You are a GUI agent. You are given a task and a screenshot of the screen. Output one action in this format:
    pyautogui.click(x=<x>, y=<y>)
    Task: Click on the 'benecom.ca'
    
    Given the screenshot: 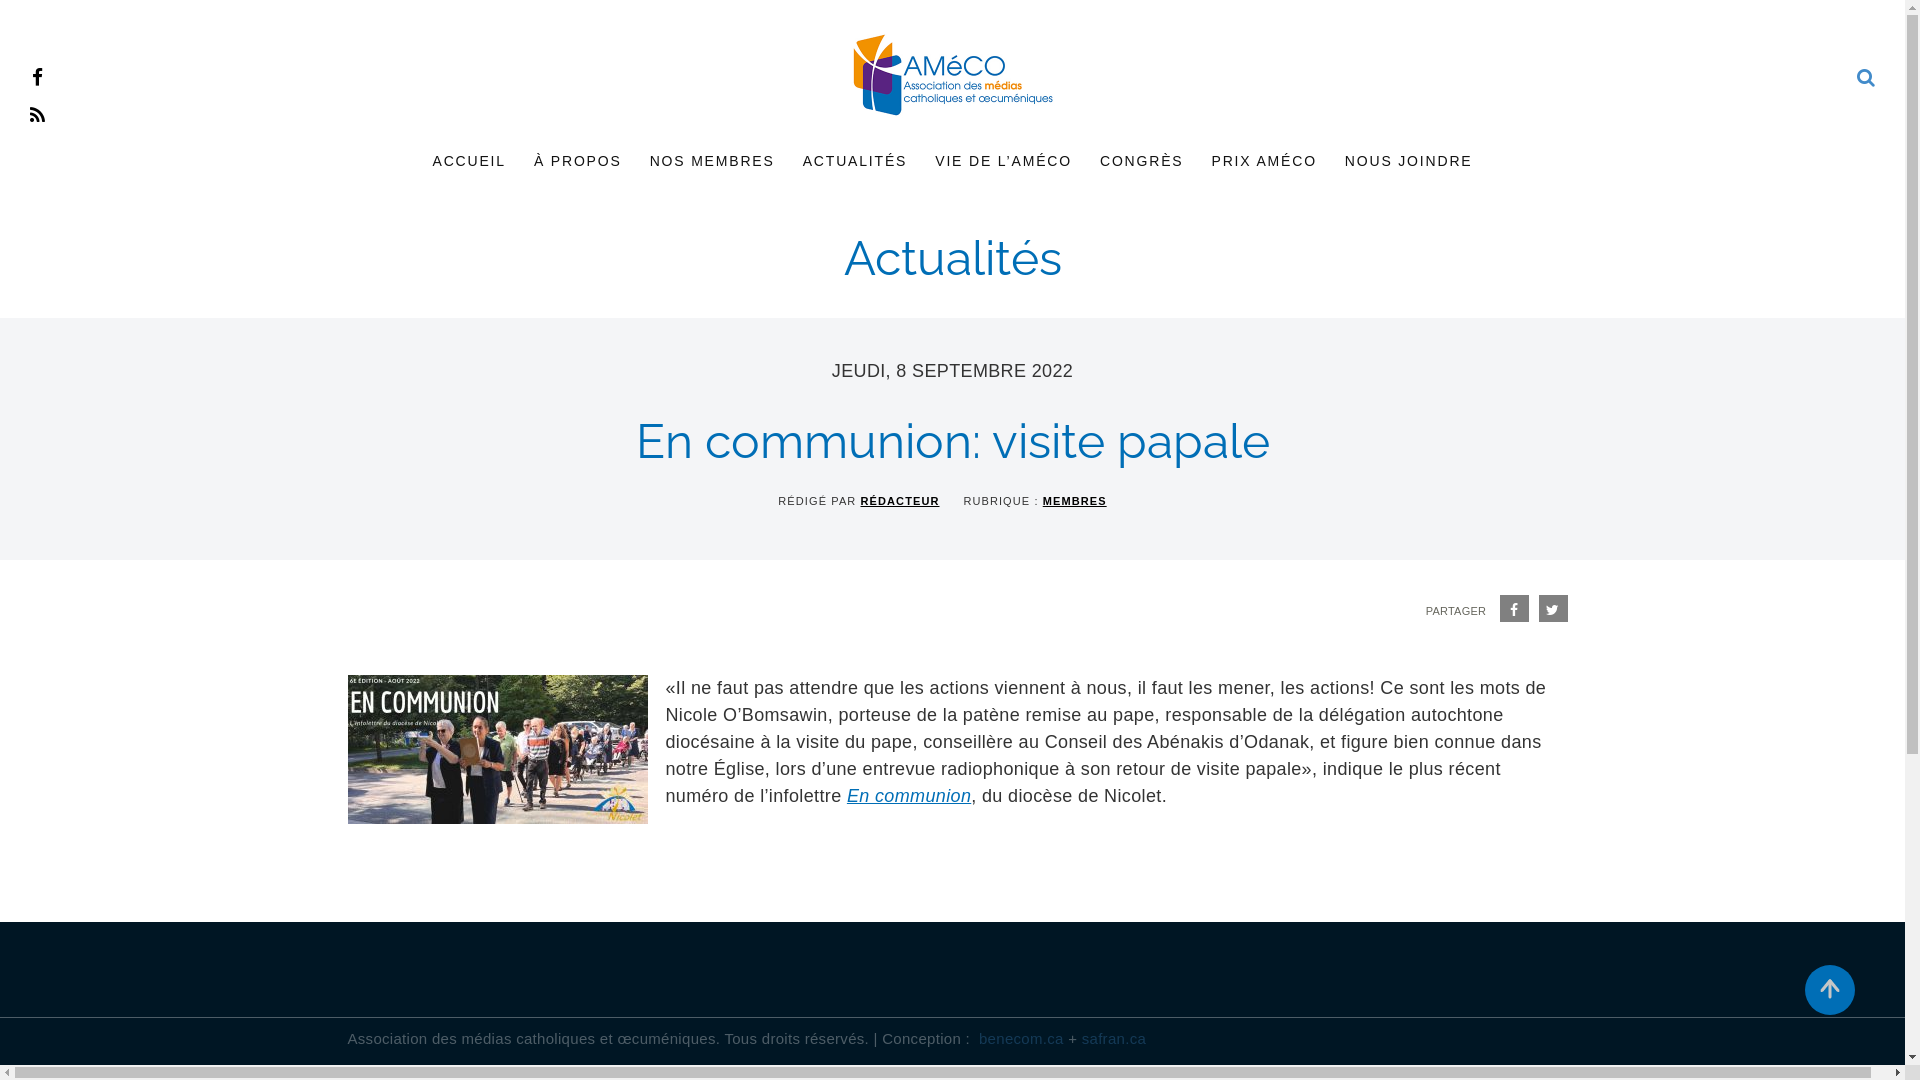 What is the action you would take?
    pyautogui.click(x=1021, y=1038)
    